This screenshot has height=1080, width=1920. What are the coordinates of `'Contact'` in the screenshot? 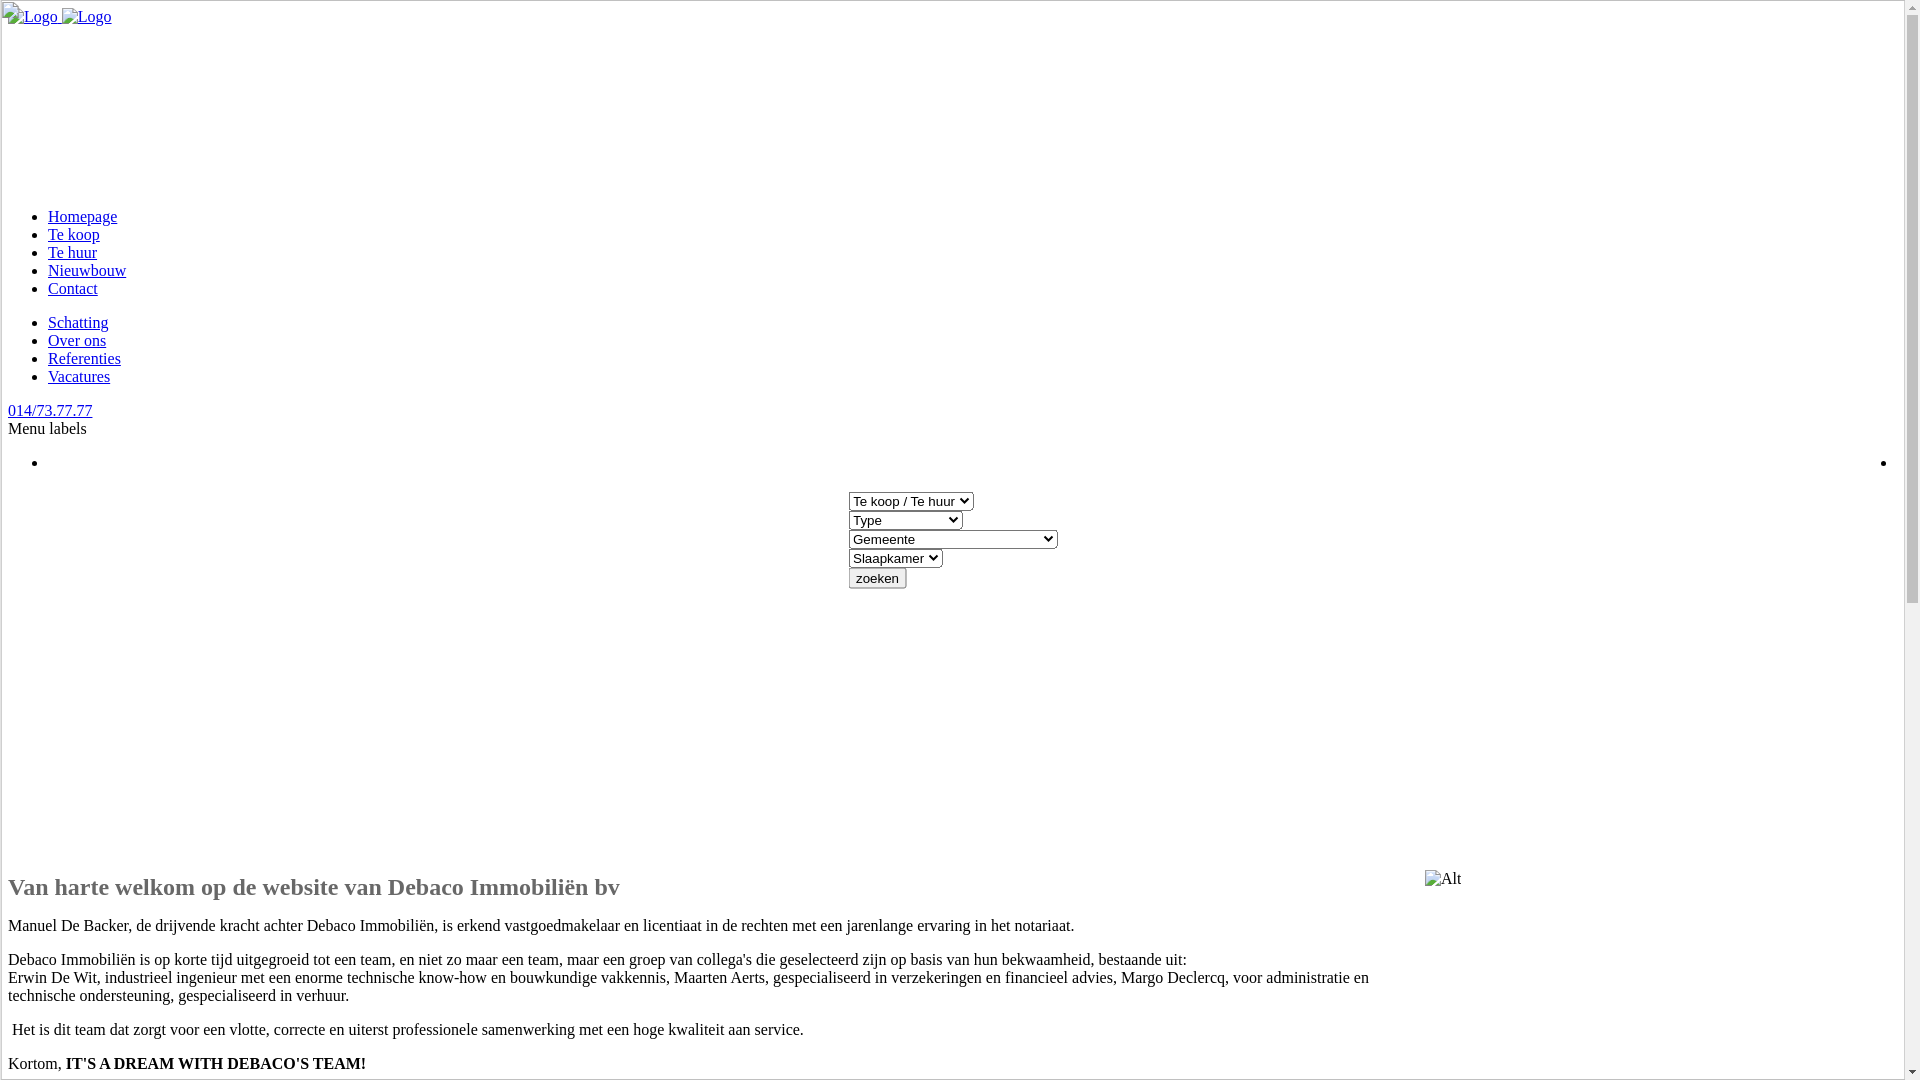 It's located at (72, 288).